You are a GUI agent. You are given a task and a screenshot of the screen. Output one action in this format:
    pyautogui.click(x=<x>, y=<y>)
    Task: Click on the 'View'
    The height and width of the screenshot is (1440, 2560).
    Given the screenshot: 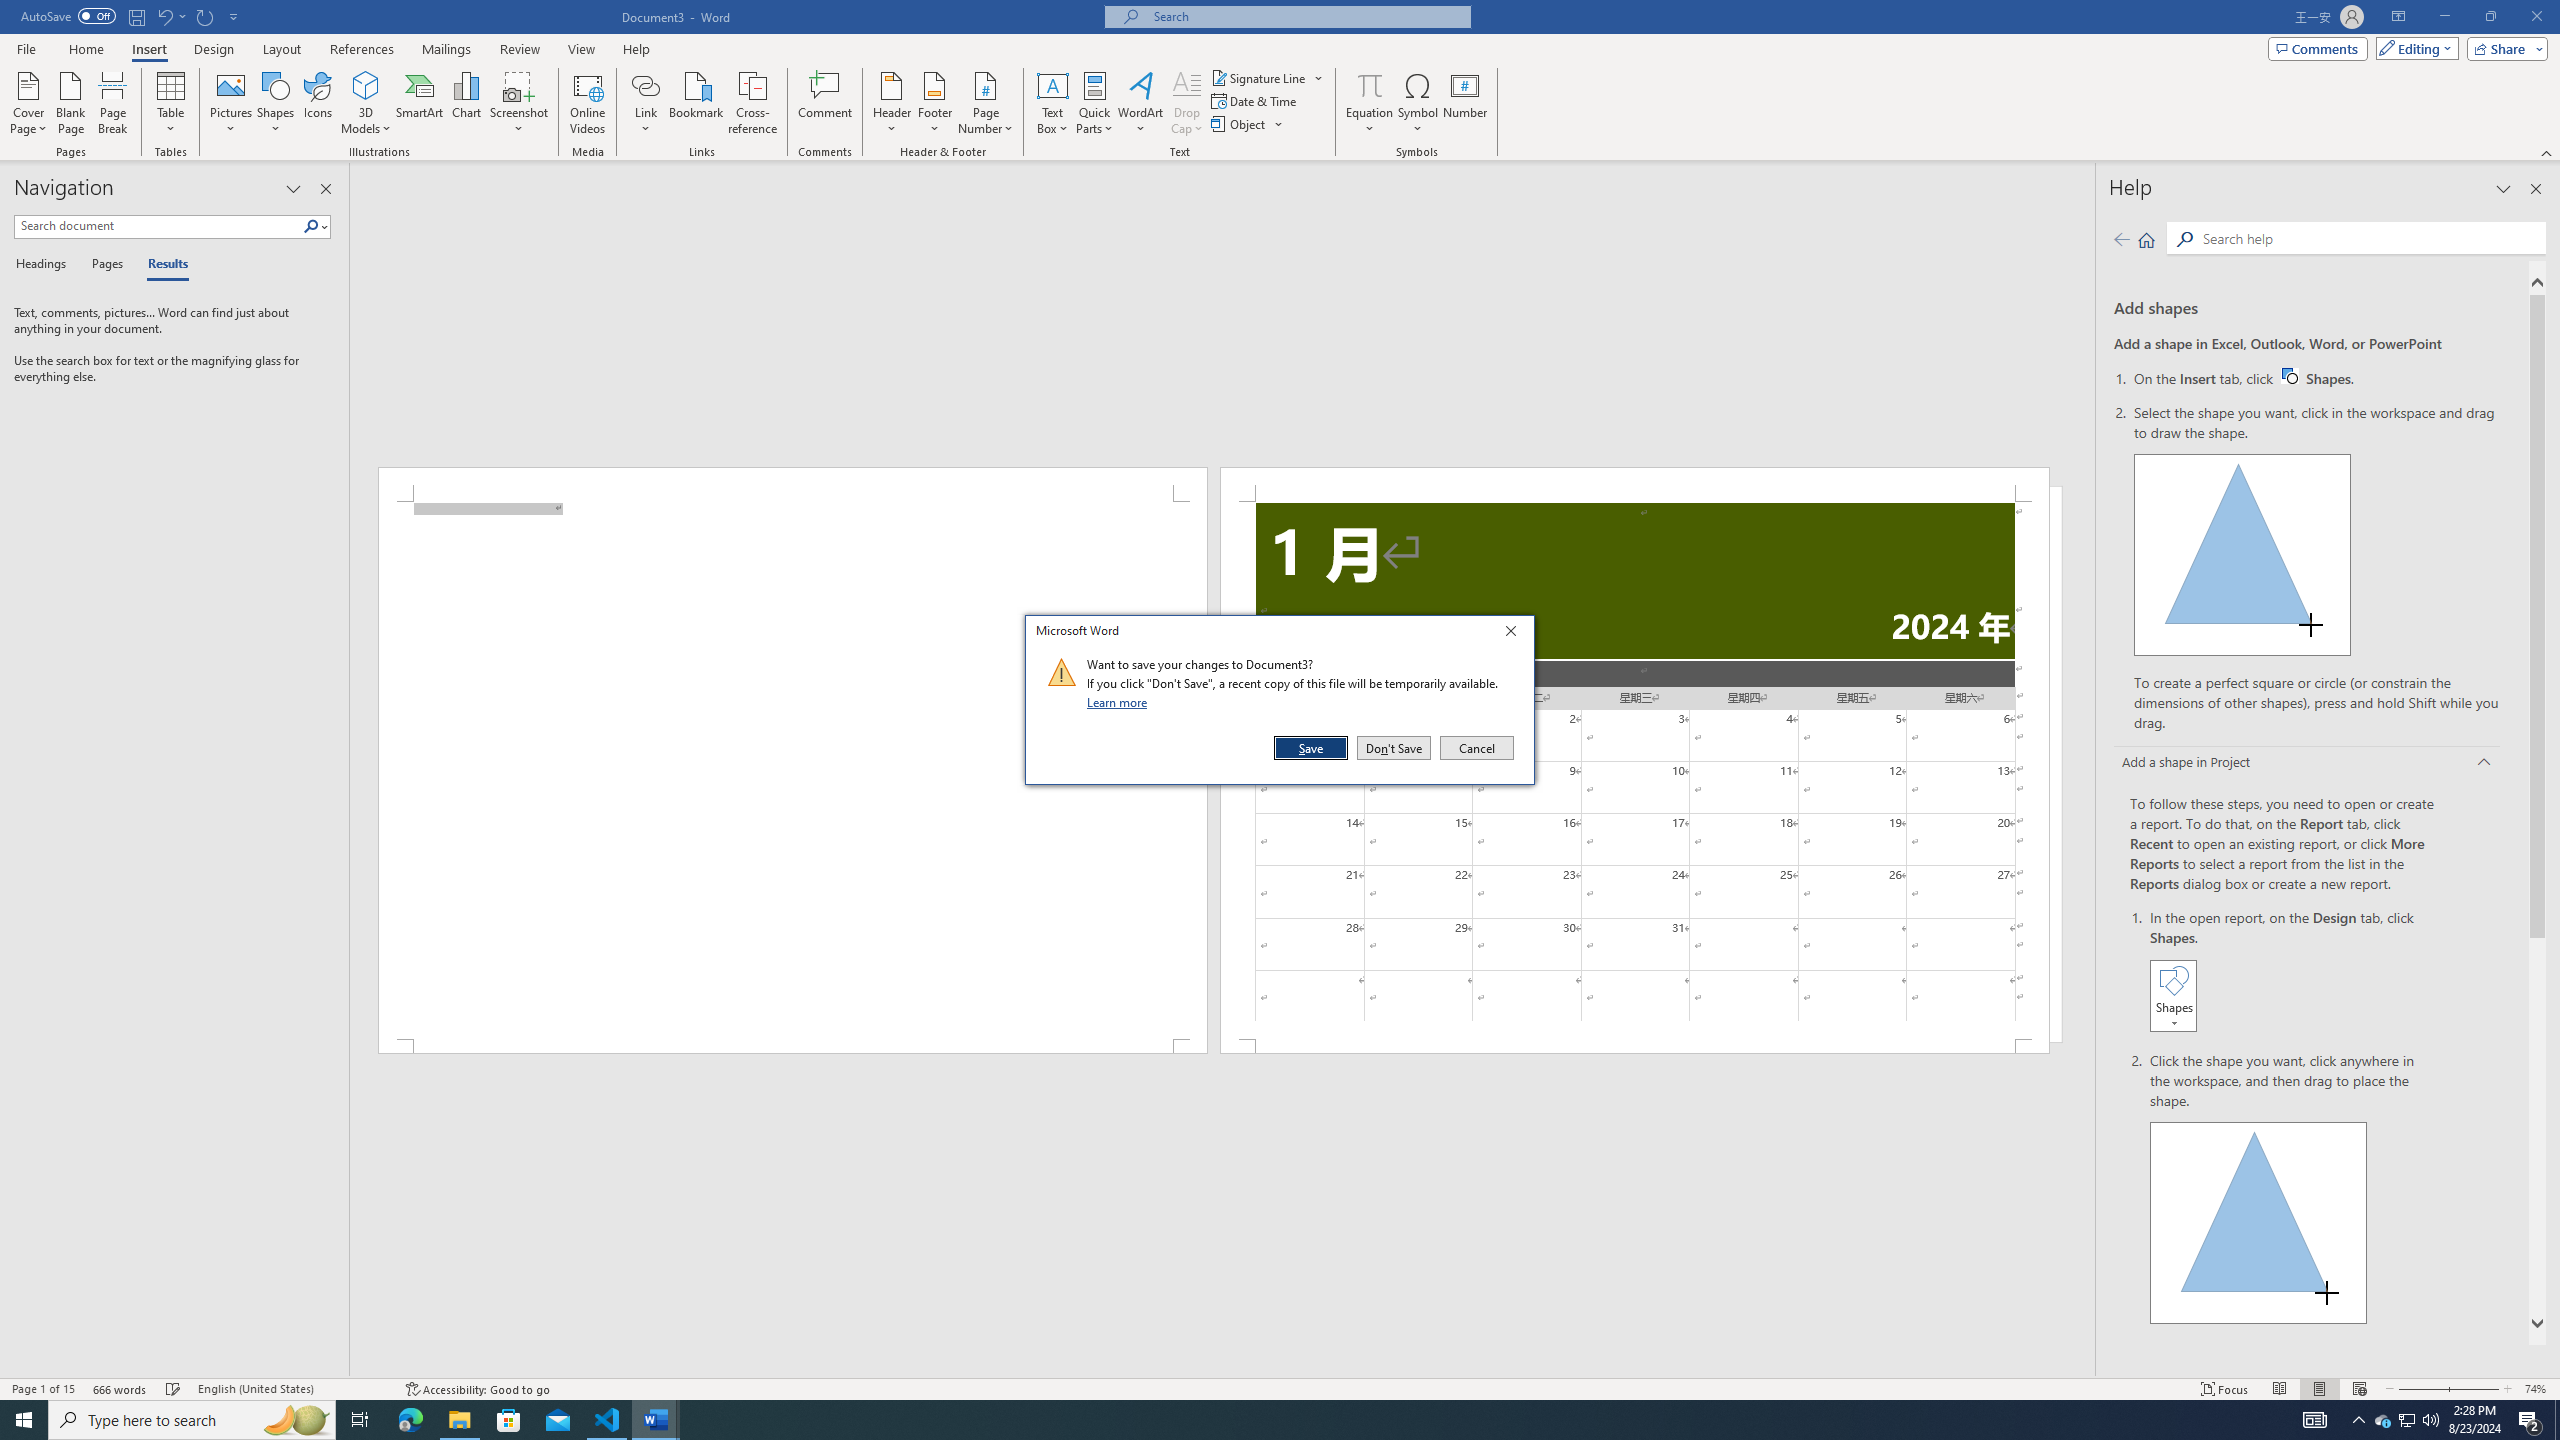 What is the action you would take?
    pyautogui.click(x=582, y=49)
    